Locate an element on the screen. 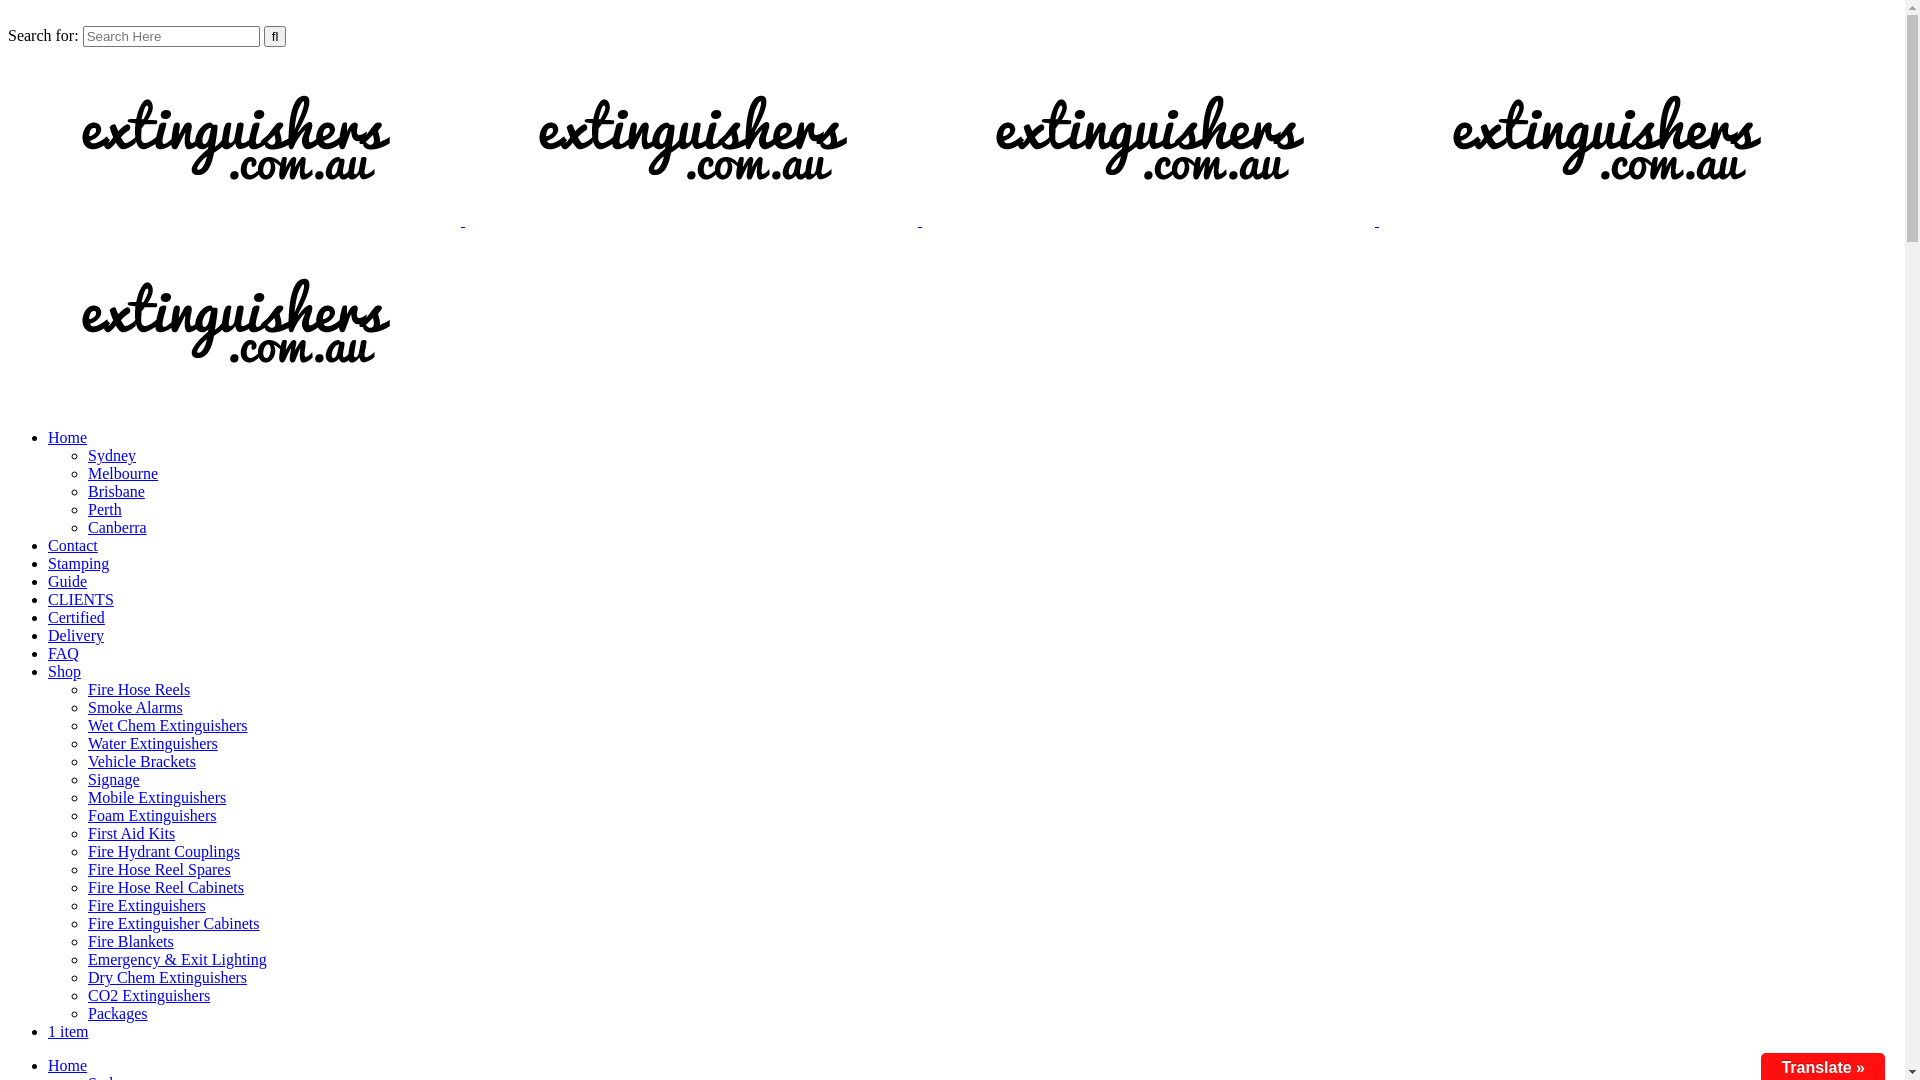 This screenshot has width=1920, height=1080. 'Brisbane' is located at coordinates (115, 491).